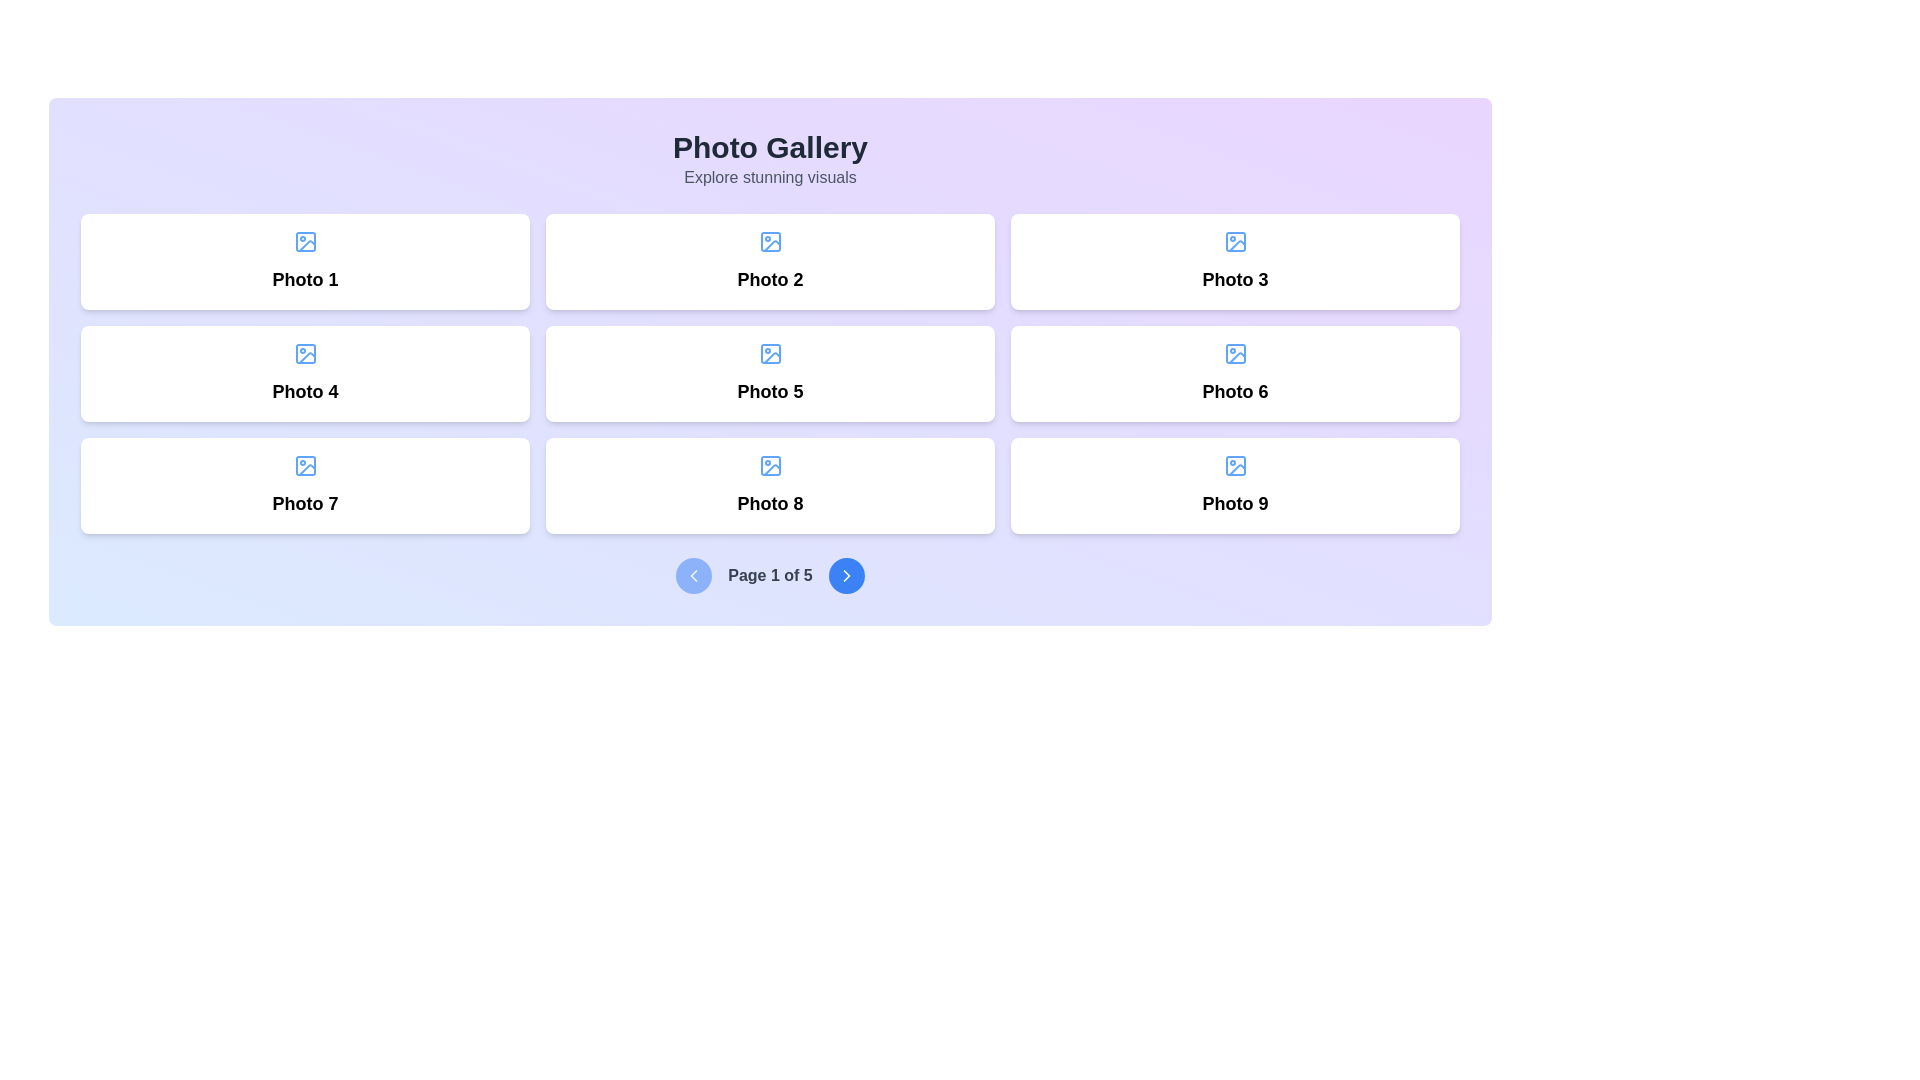 Image resolution: width=1920 pixels, height=1080 pixels. What do you see at coordinates (1234, 353) in the screenshot?
I see `the small square with rounded corners that is part of the image icon in the 'Photo 6' slot of the 'Photo Gallery' interface` at bounding box center [1234, 353].